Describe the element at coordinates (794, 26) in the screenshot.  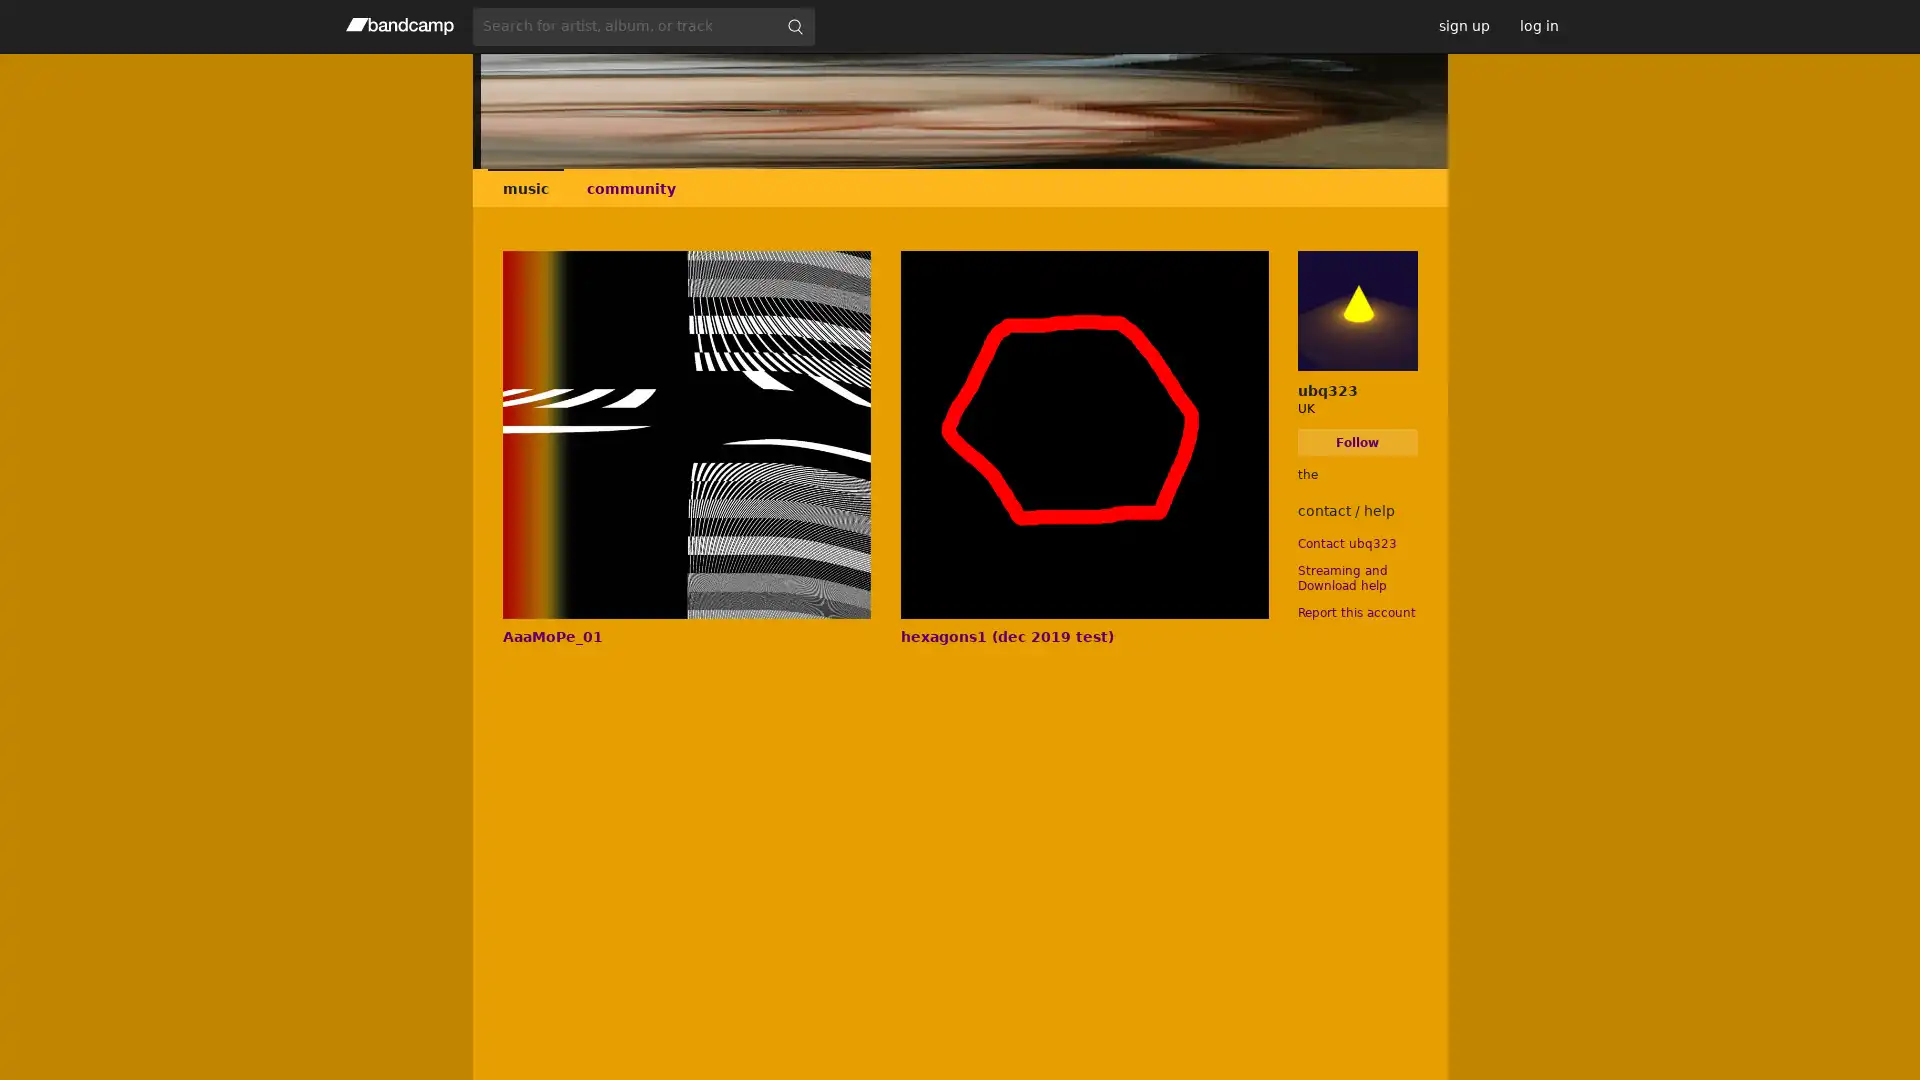
I see `submit for full search page` at that location.